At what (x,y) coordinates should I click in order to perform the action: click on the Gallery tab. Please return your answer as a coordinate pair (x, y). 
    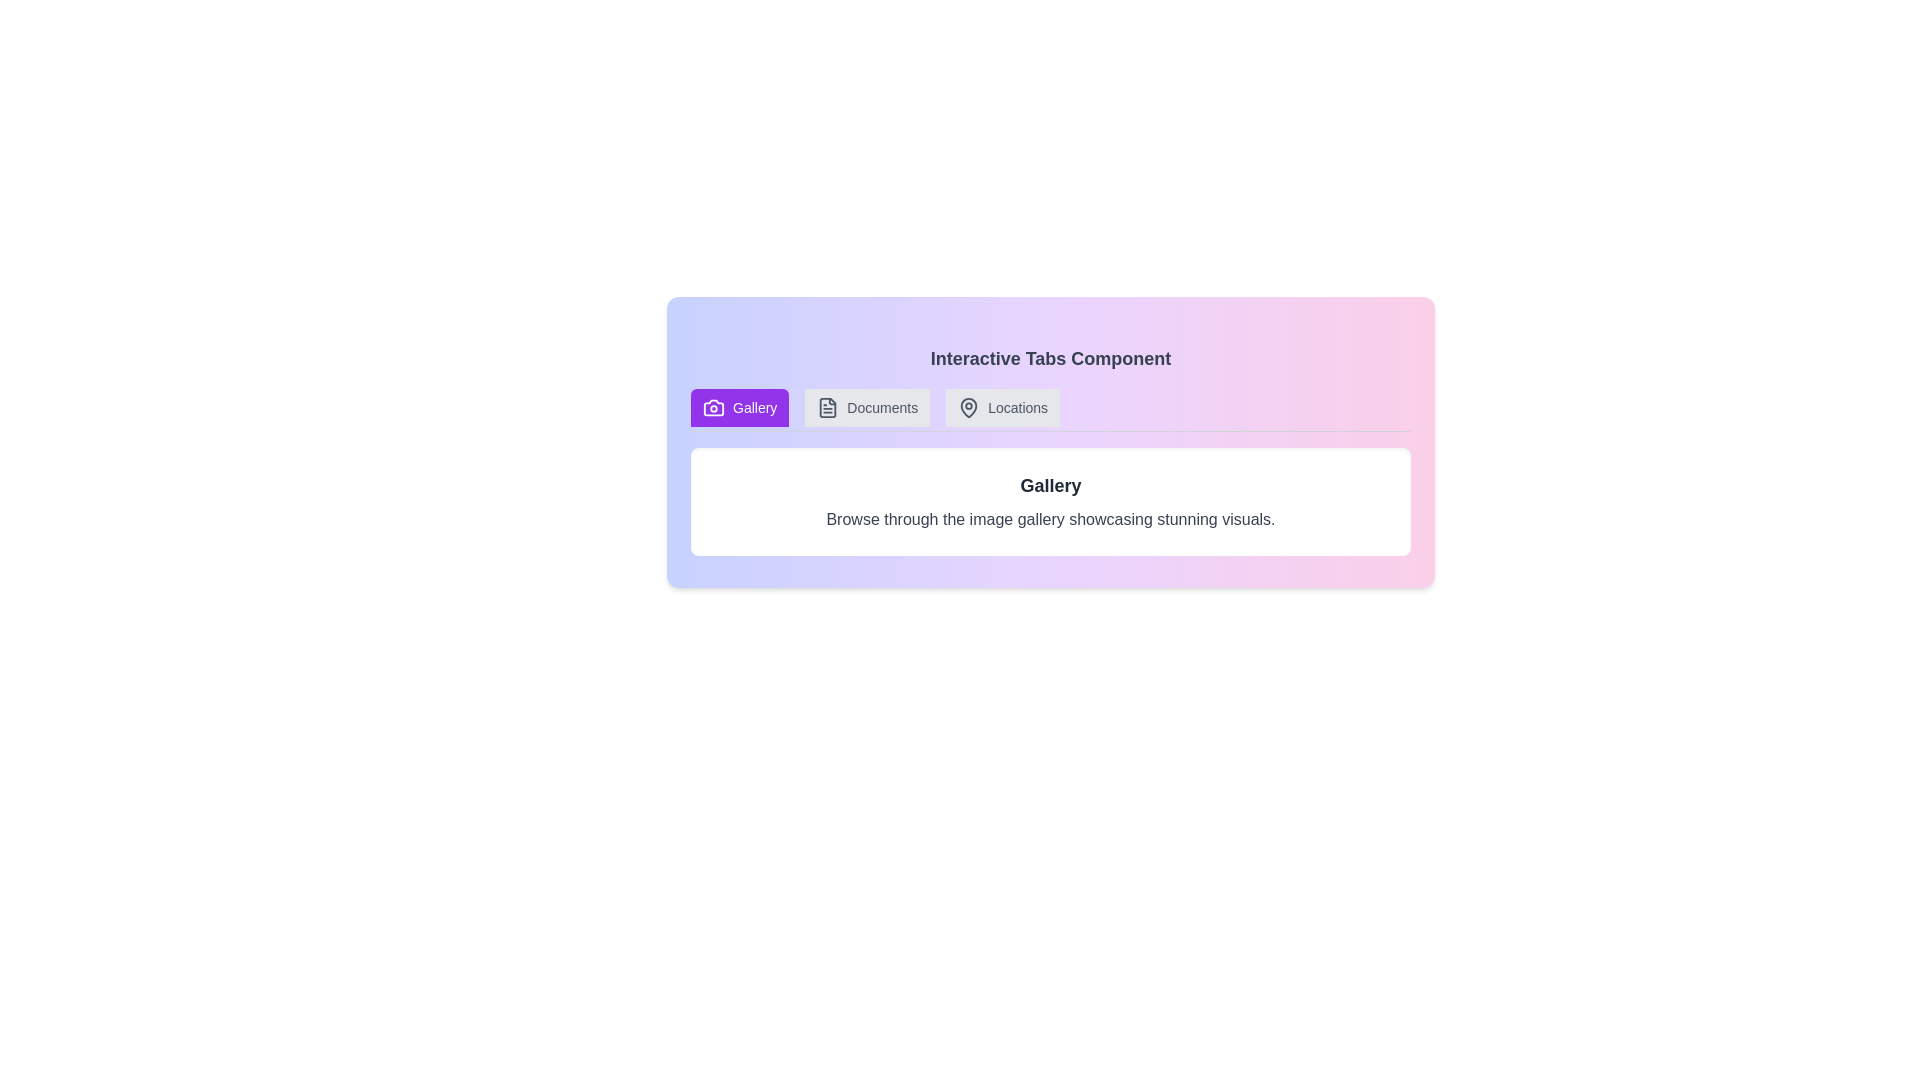
    Looking at the image, I should click on (738, 407).